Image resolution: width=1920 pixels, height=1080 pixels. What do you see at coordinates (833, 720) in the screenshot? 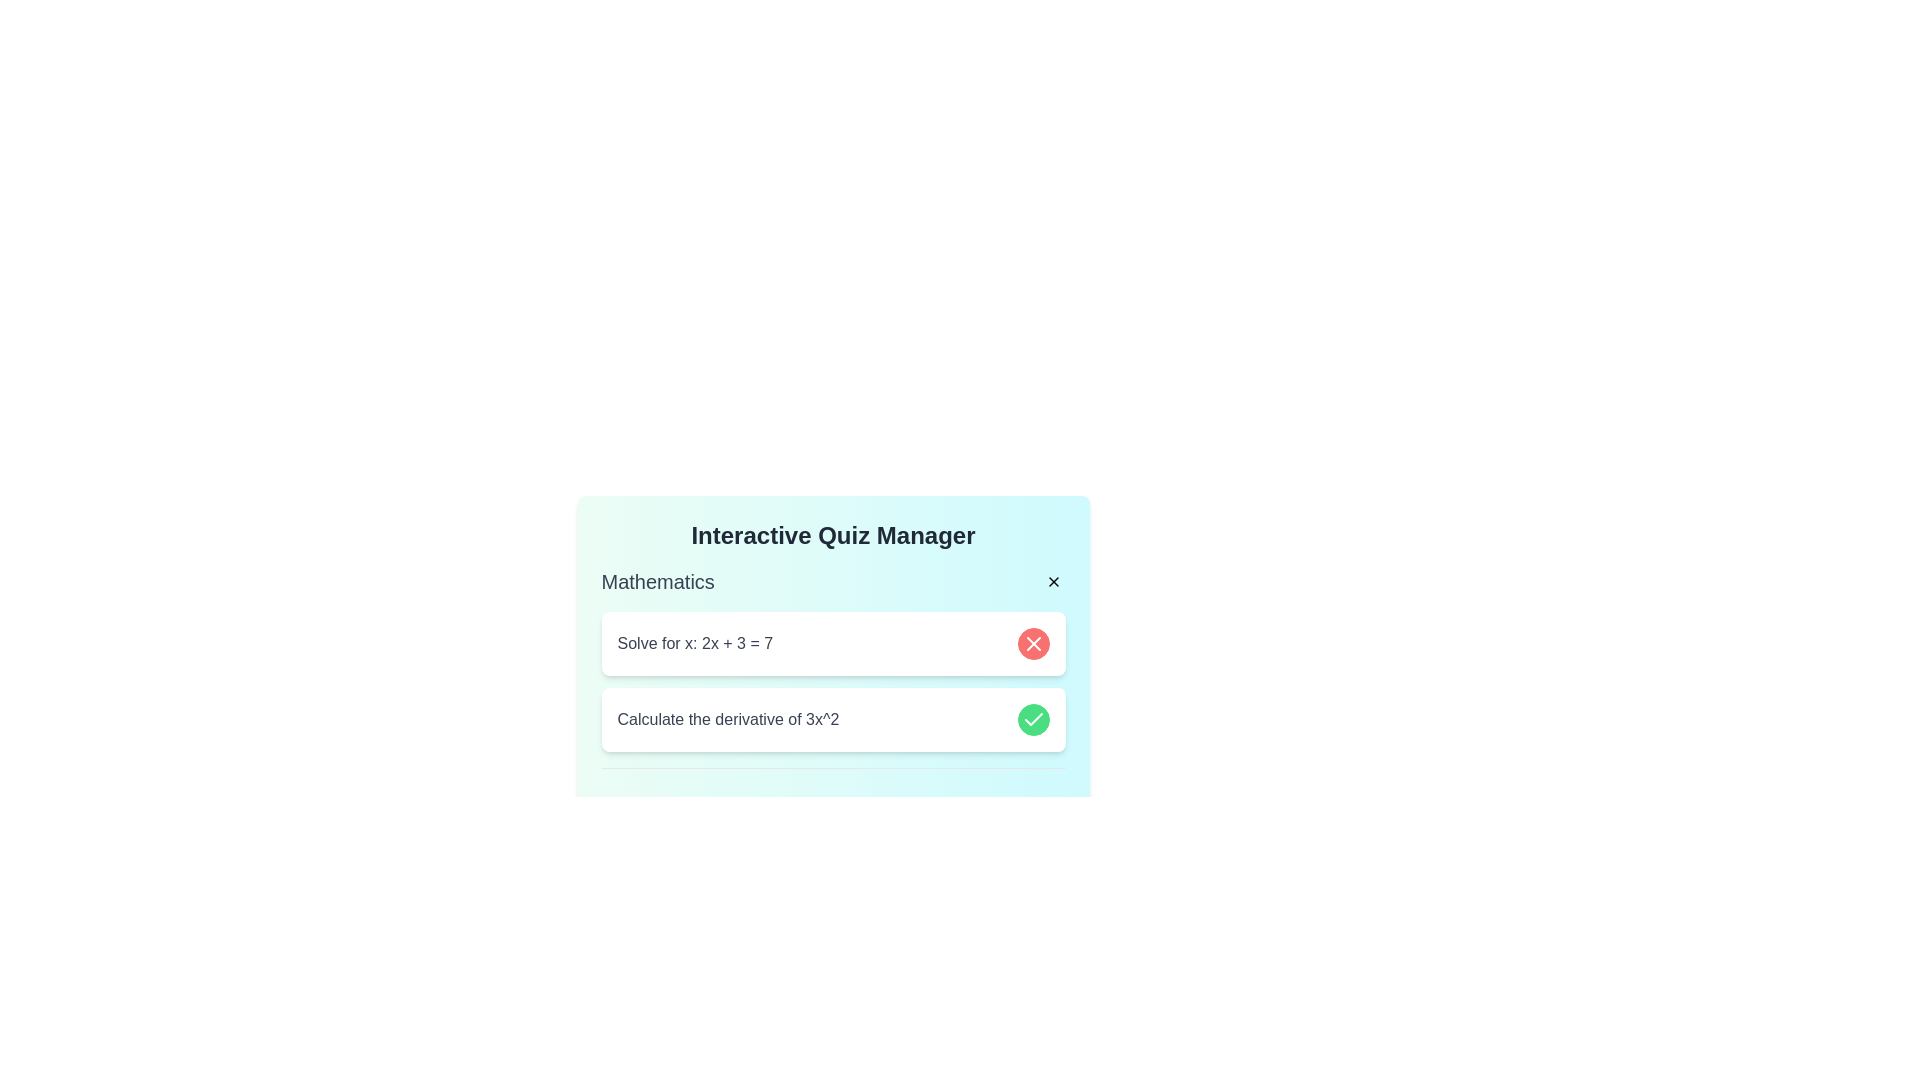
I see `the quiz task prompt asking the user to calculate the derivative of '3x^2'` at bounding box center [833, 720].